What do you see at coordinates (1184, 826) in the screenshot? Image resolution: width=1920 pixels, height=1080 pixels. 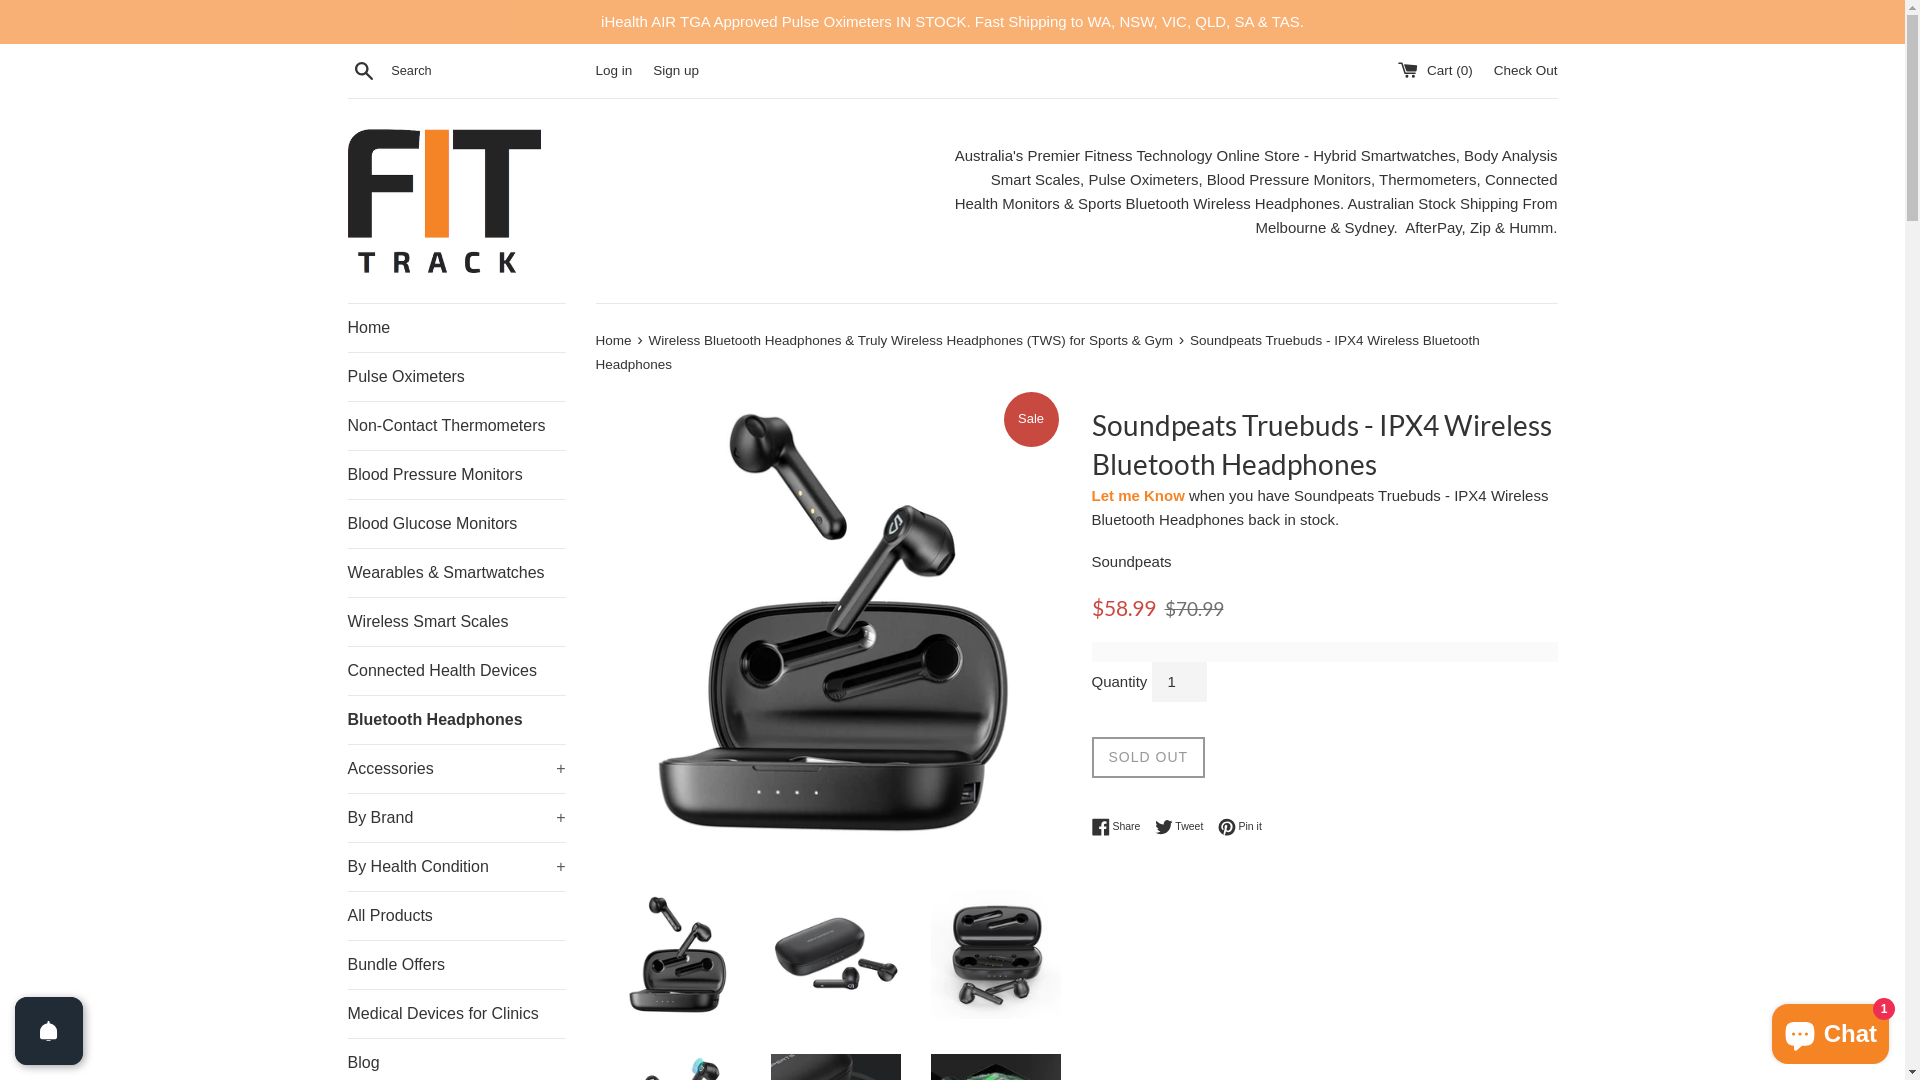 I see `'Tweet` at bounding box center [1184, 826].